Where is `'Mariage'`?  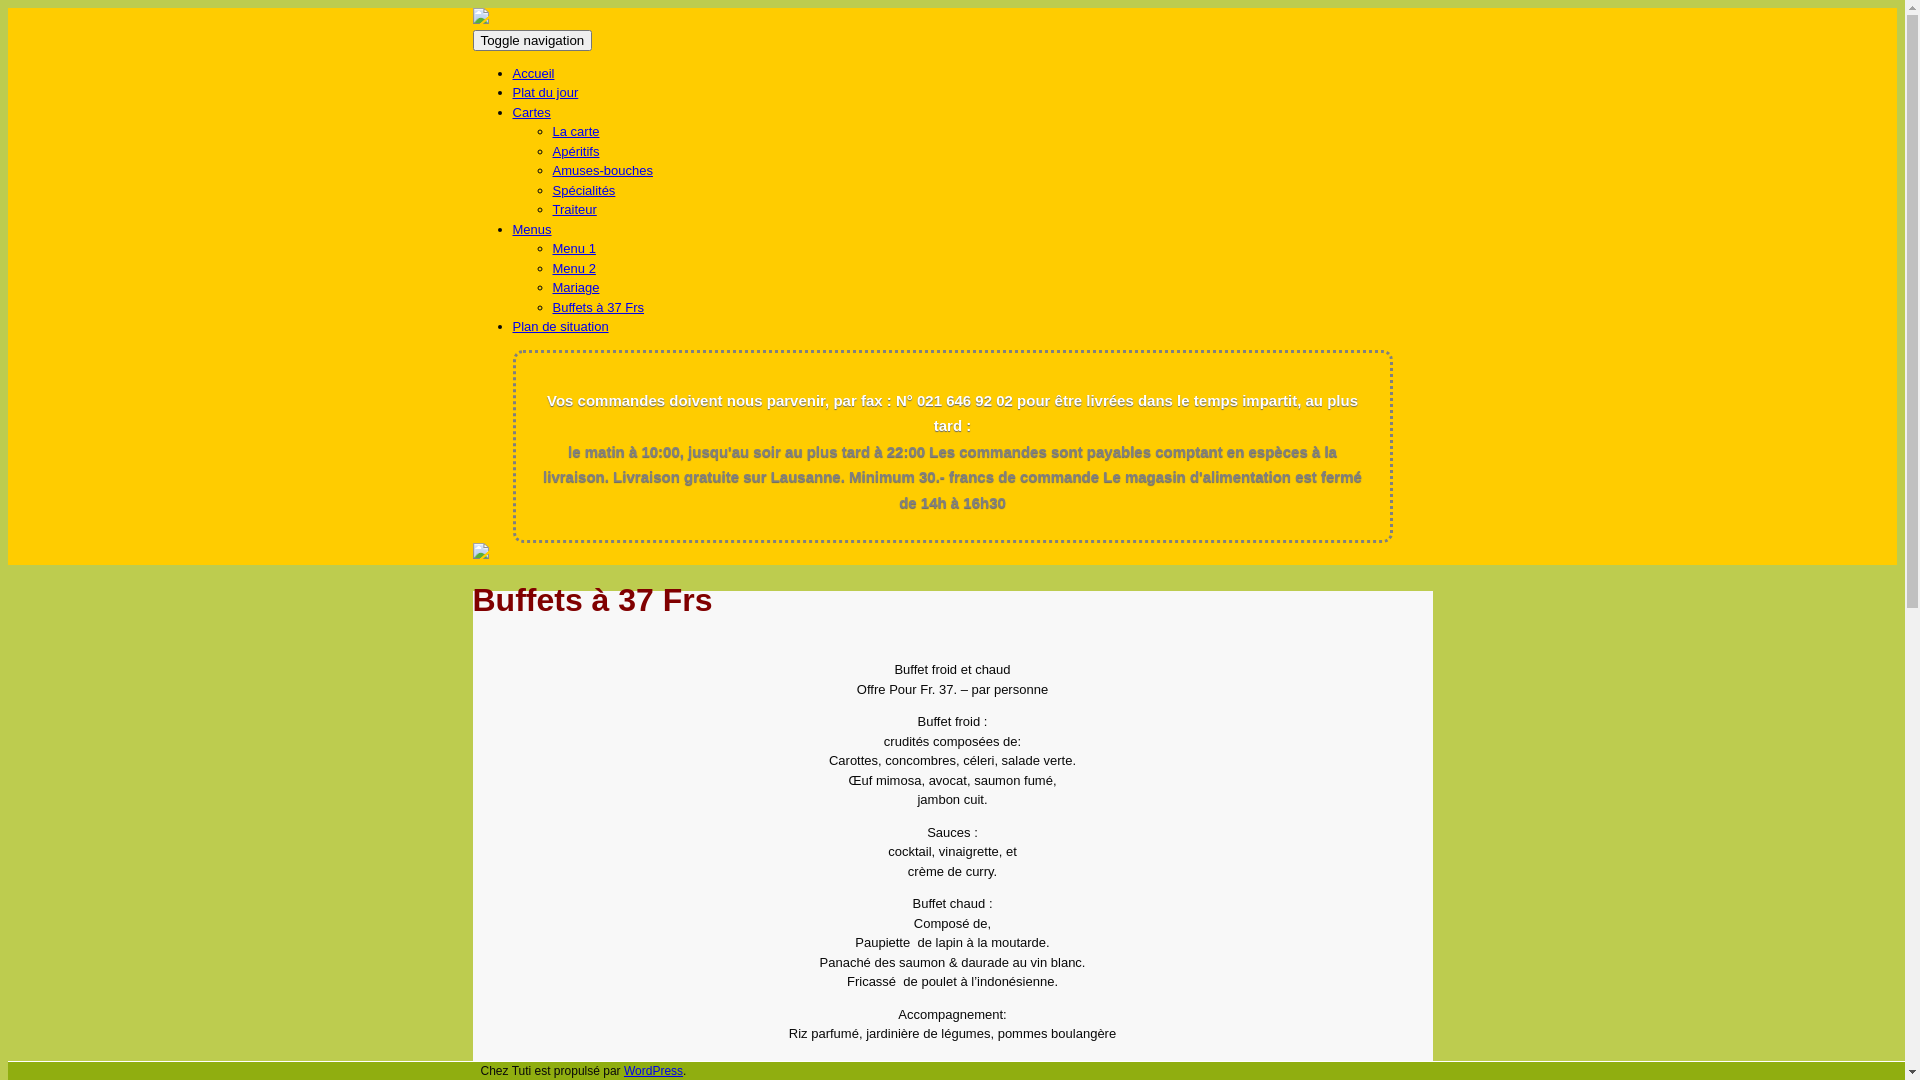 'Mariage' is located at coordinates (574, 287).